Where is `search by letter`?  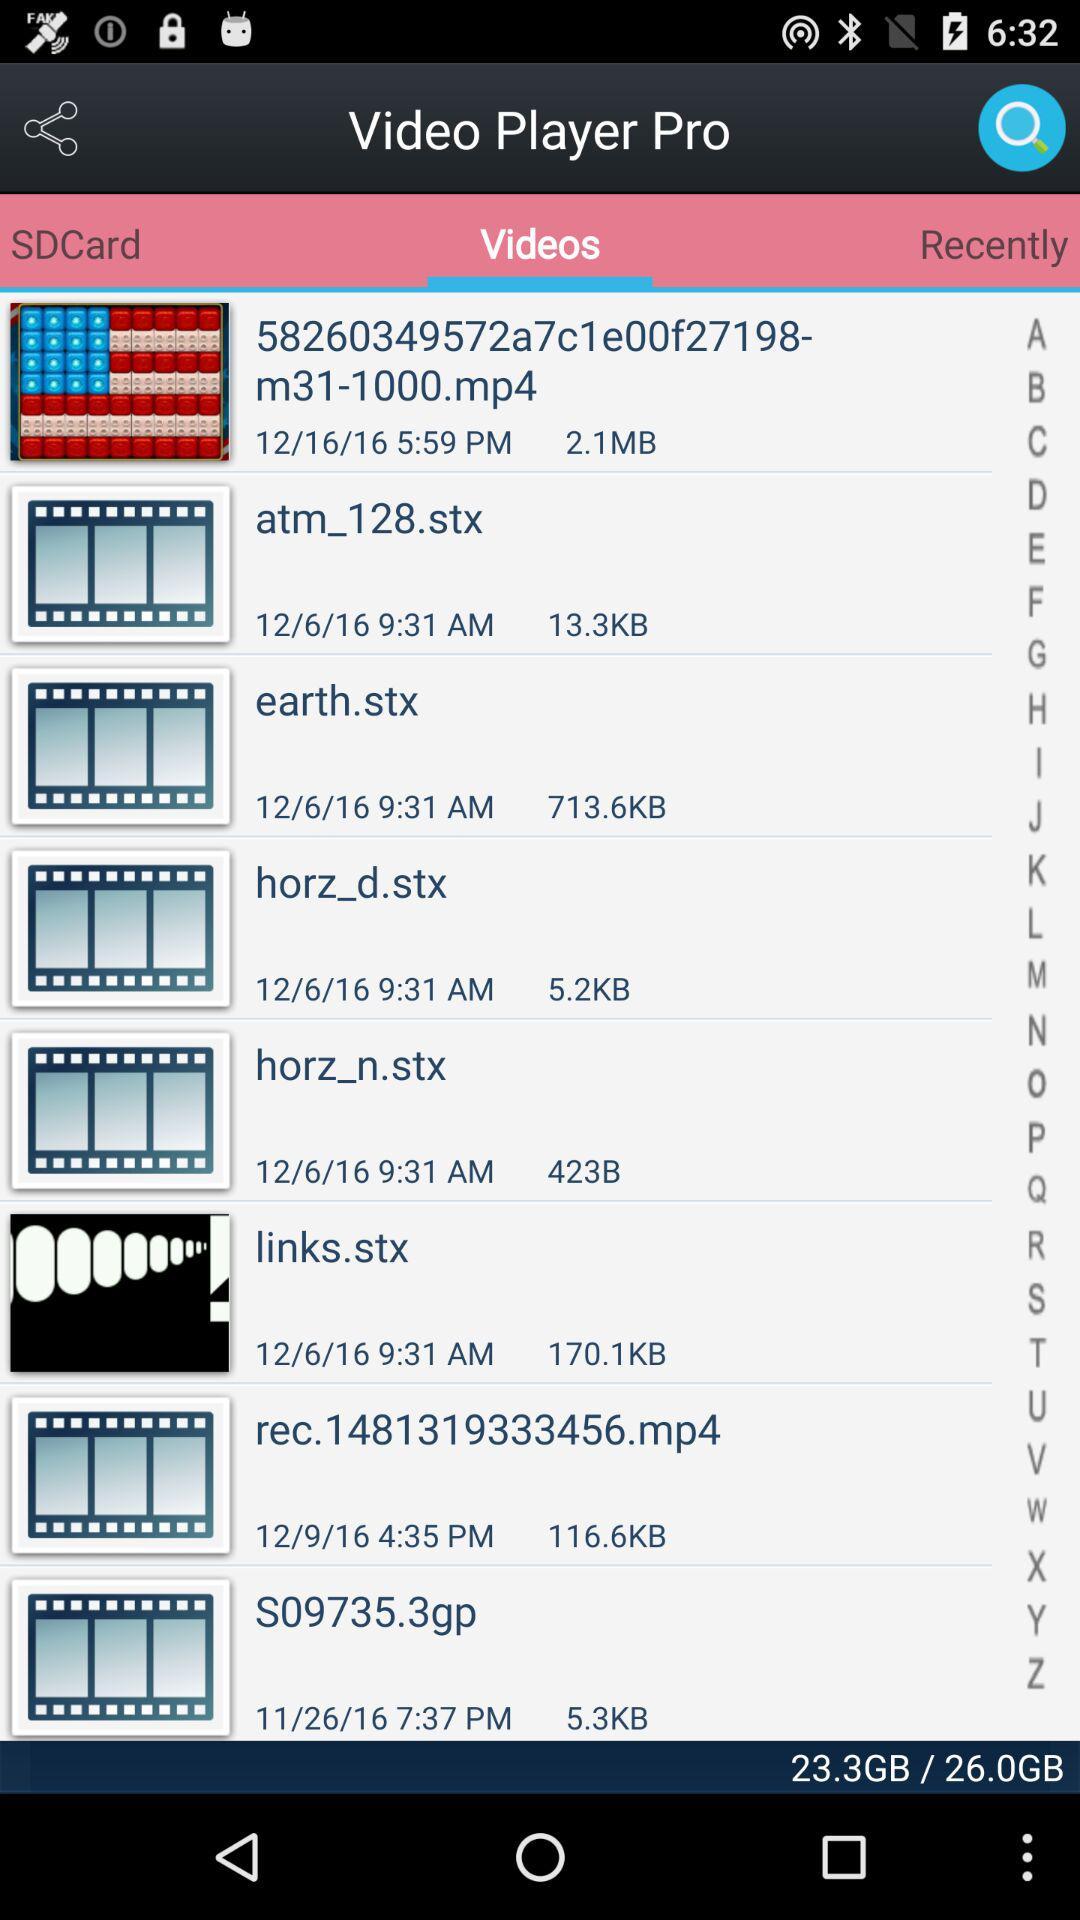
search by letter is located at coordinates (1035, 1016).